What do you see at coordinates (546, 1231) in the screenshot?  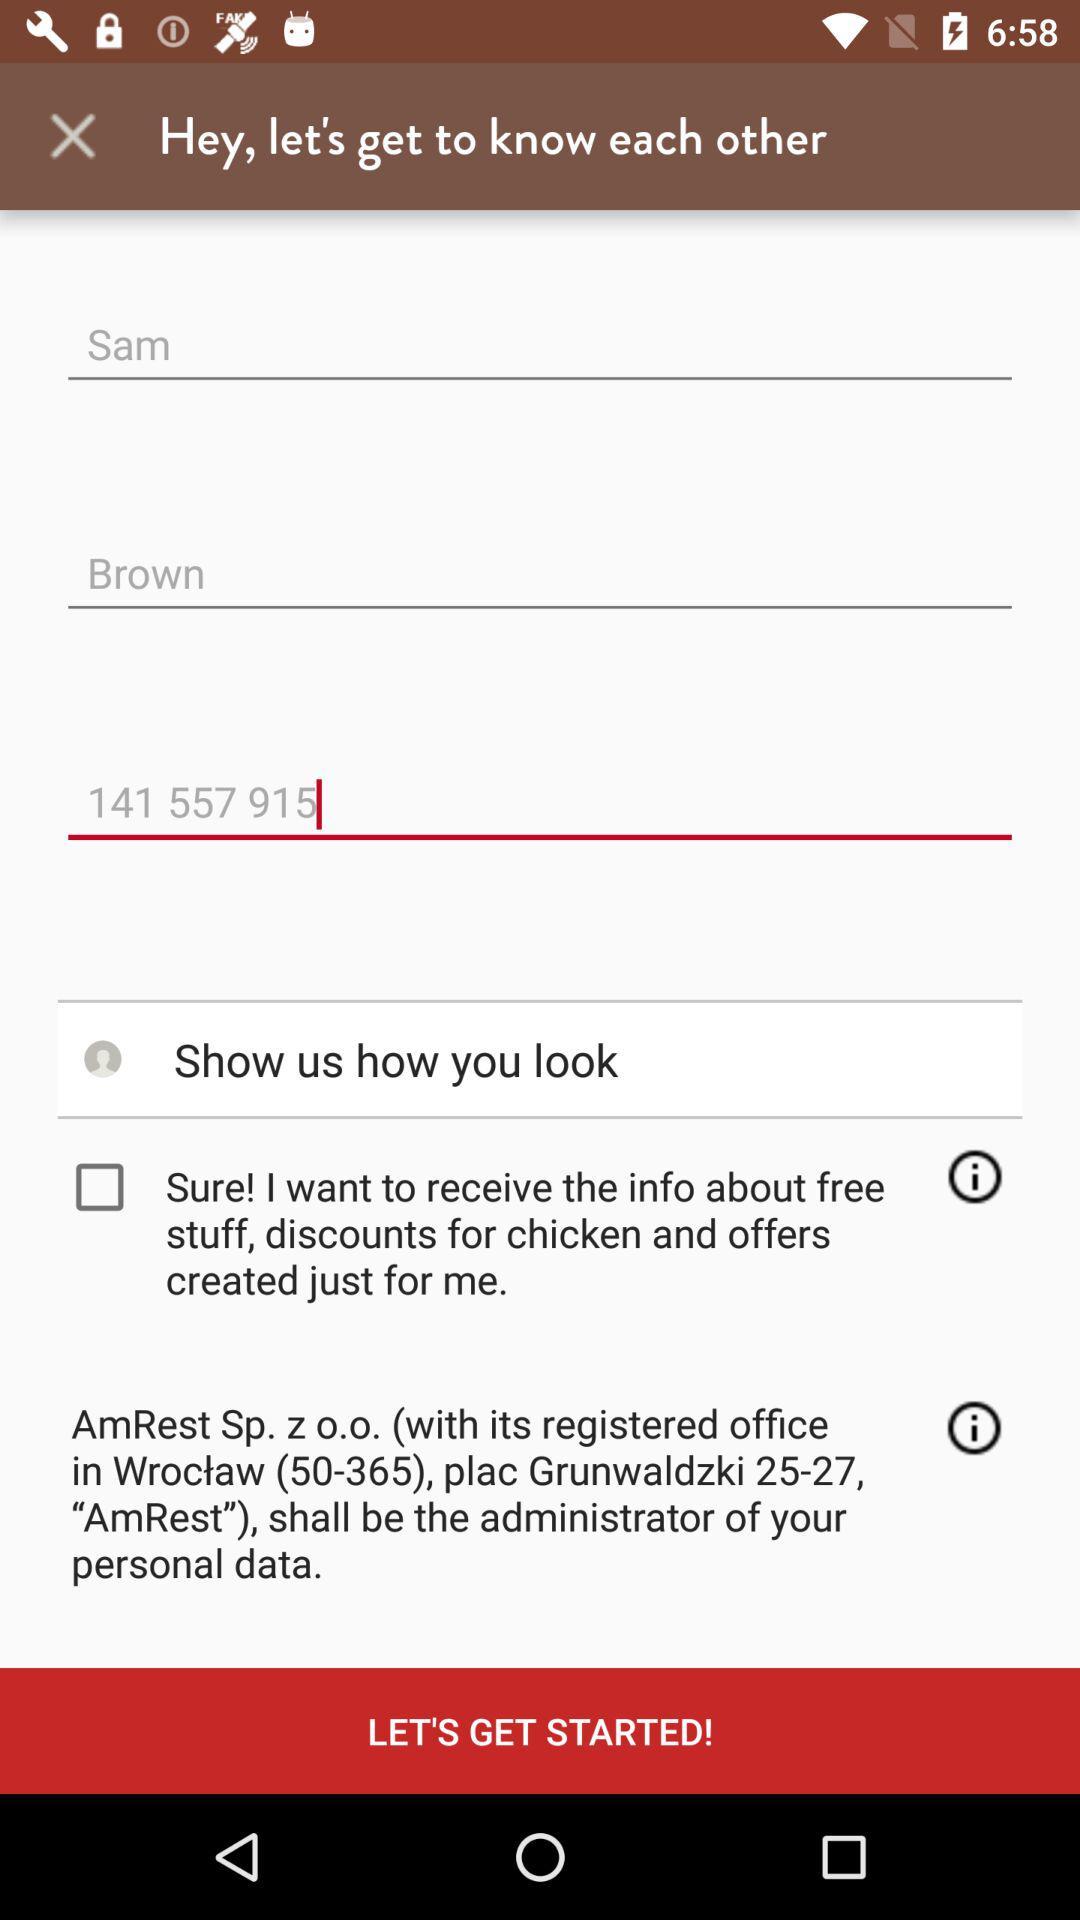 I see `the sure i want item` at bounding box center [546, 1231].